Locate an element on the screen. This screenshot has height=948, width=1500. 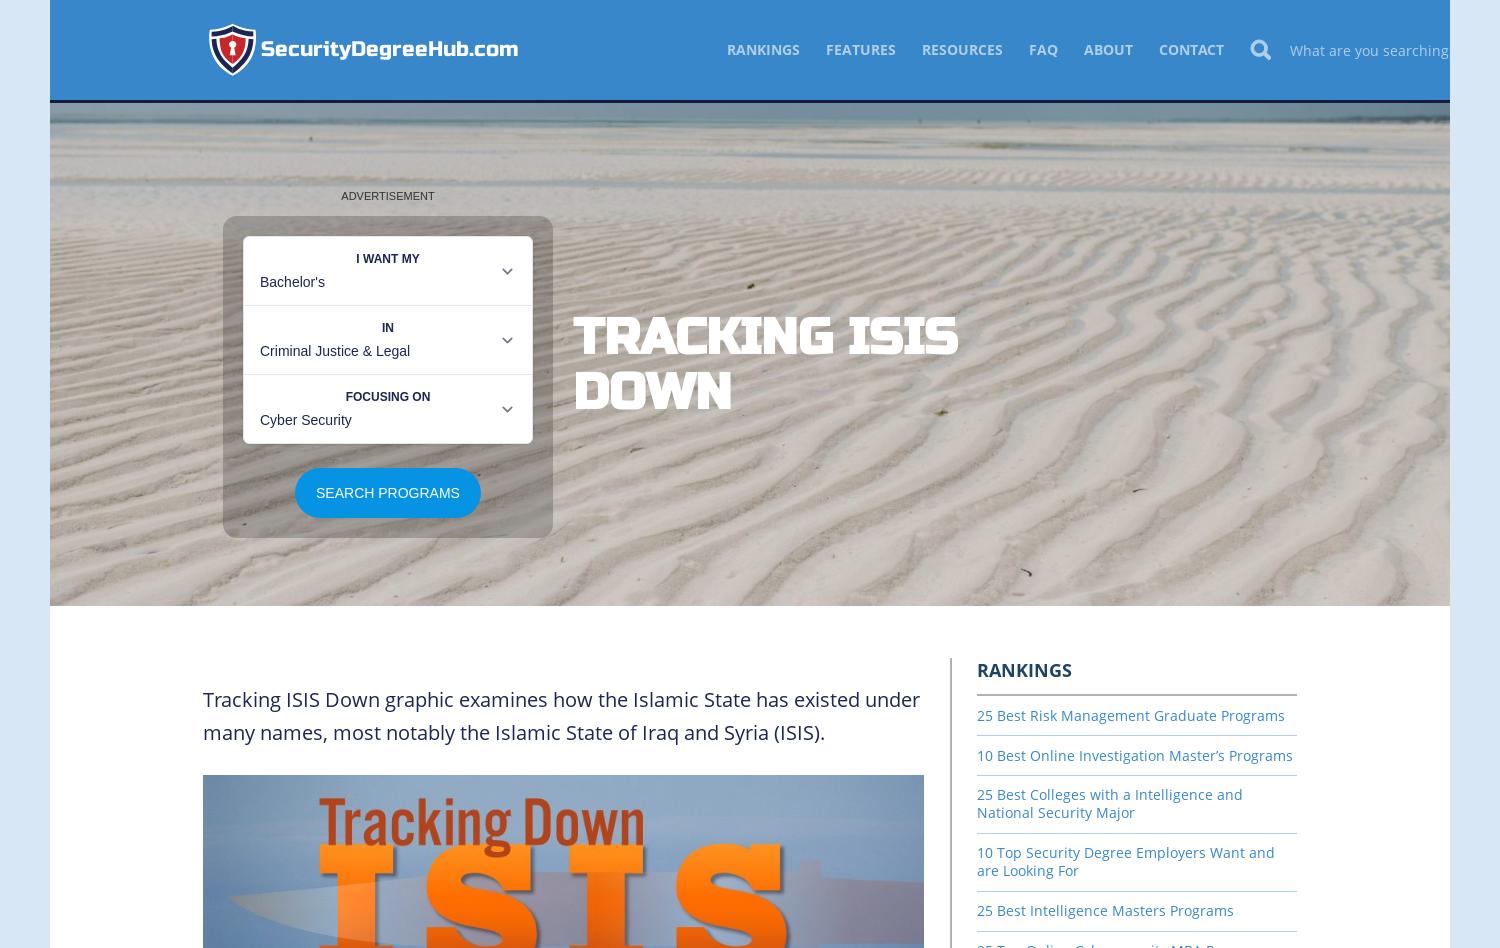
'Resources' is located at coordinates (961, 49).